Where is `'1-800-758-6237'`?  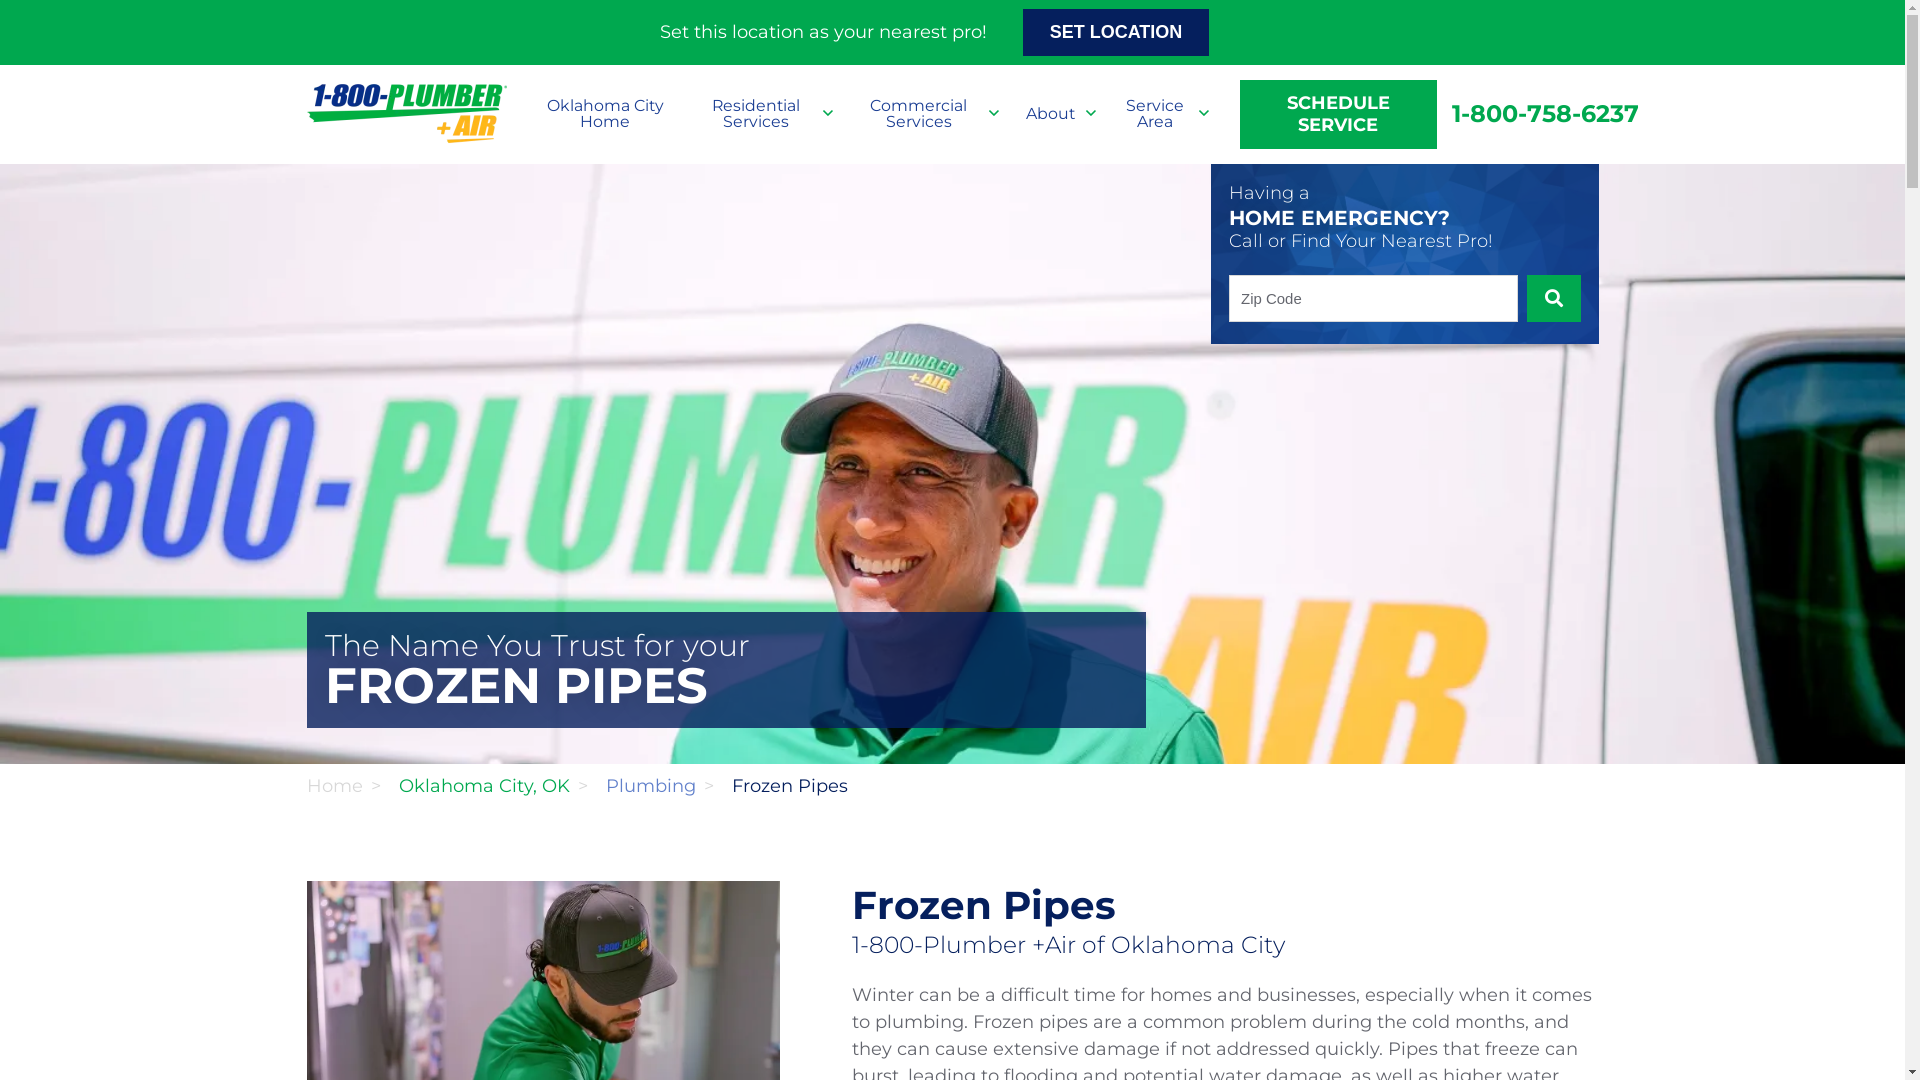
'1-800-758-6237' is located at coordinates (1536, 114).